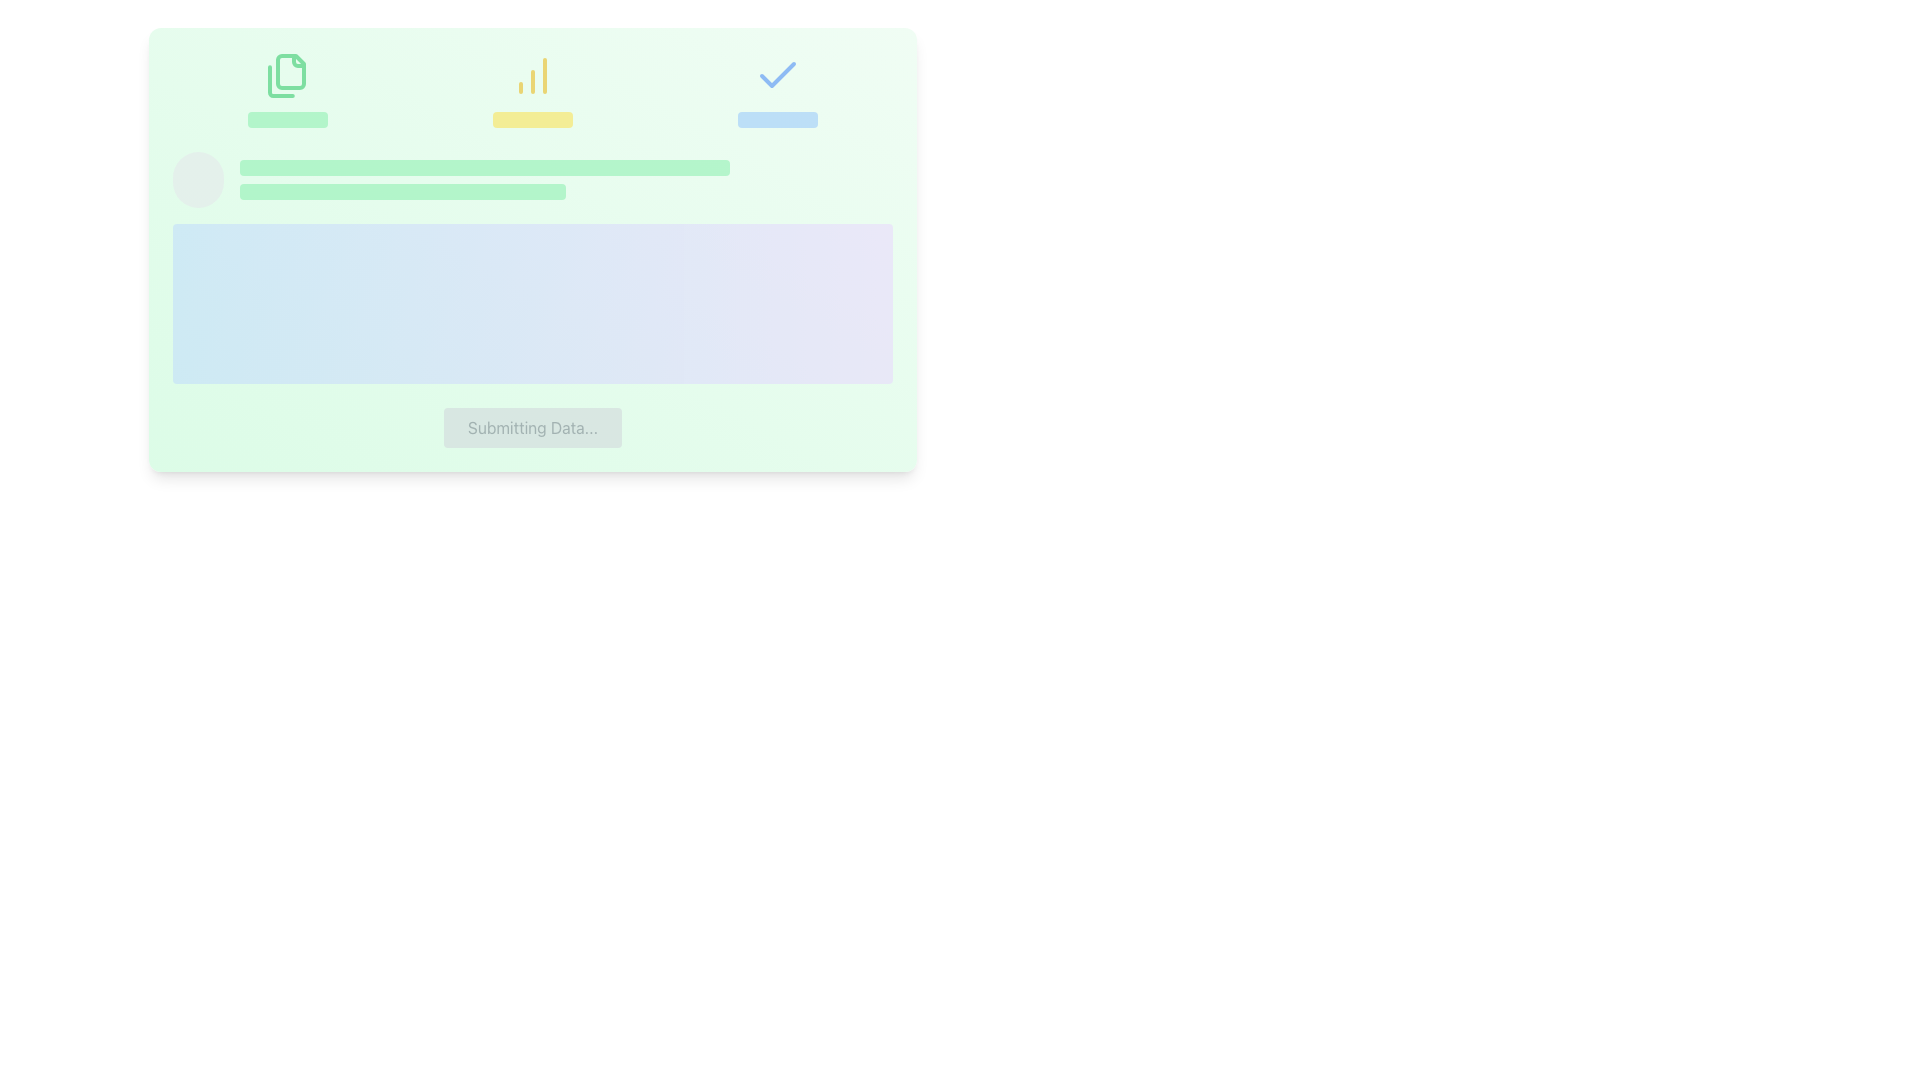 The image size is (1920, 1080). Describe the element at coordinates (297, 60) in the screenshot. I see `the top-right segment of the SVG icon representing a document by clicking on the entire icon area` at that location.